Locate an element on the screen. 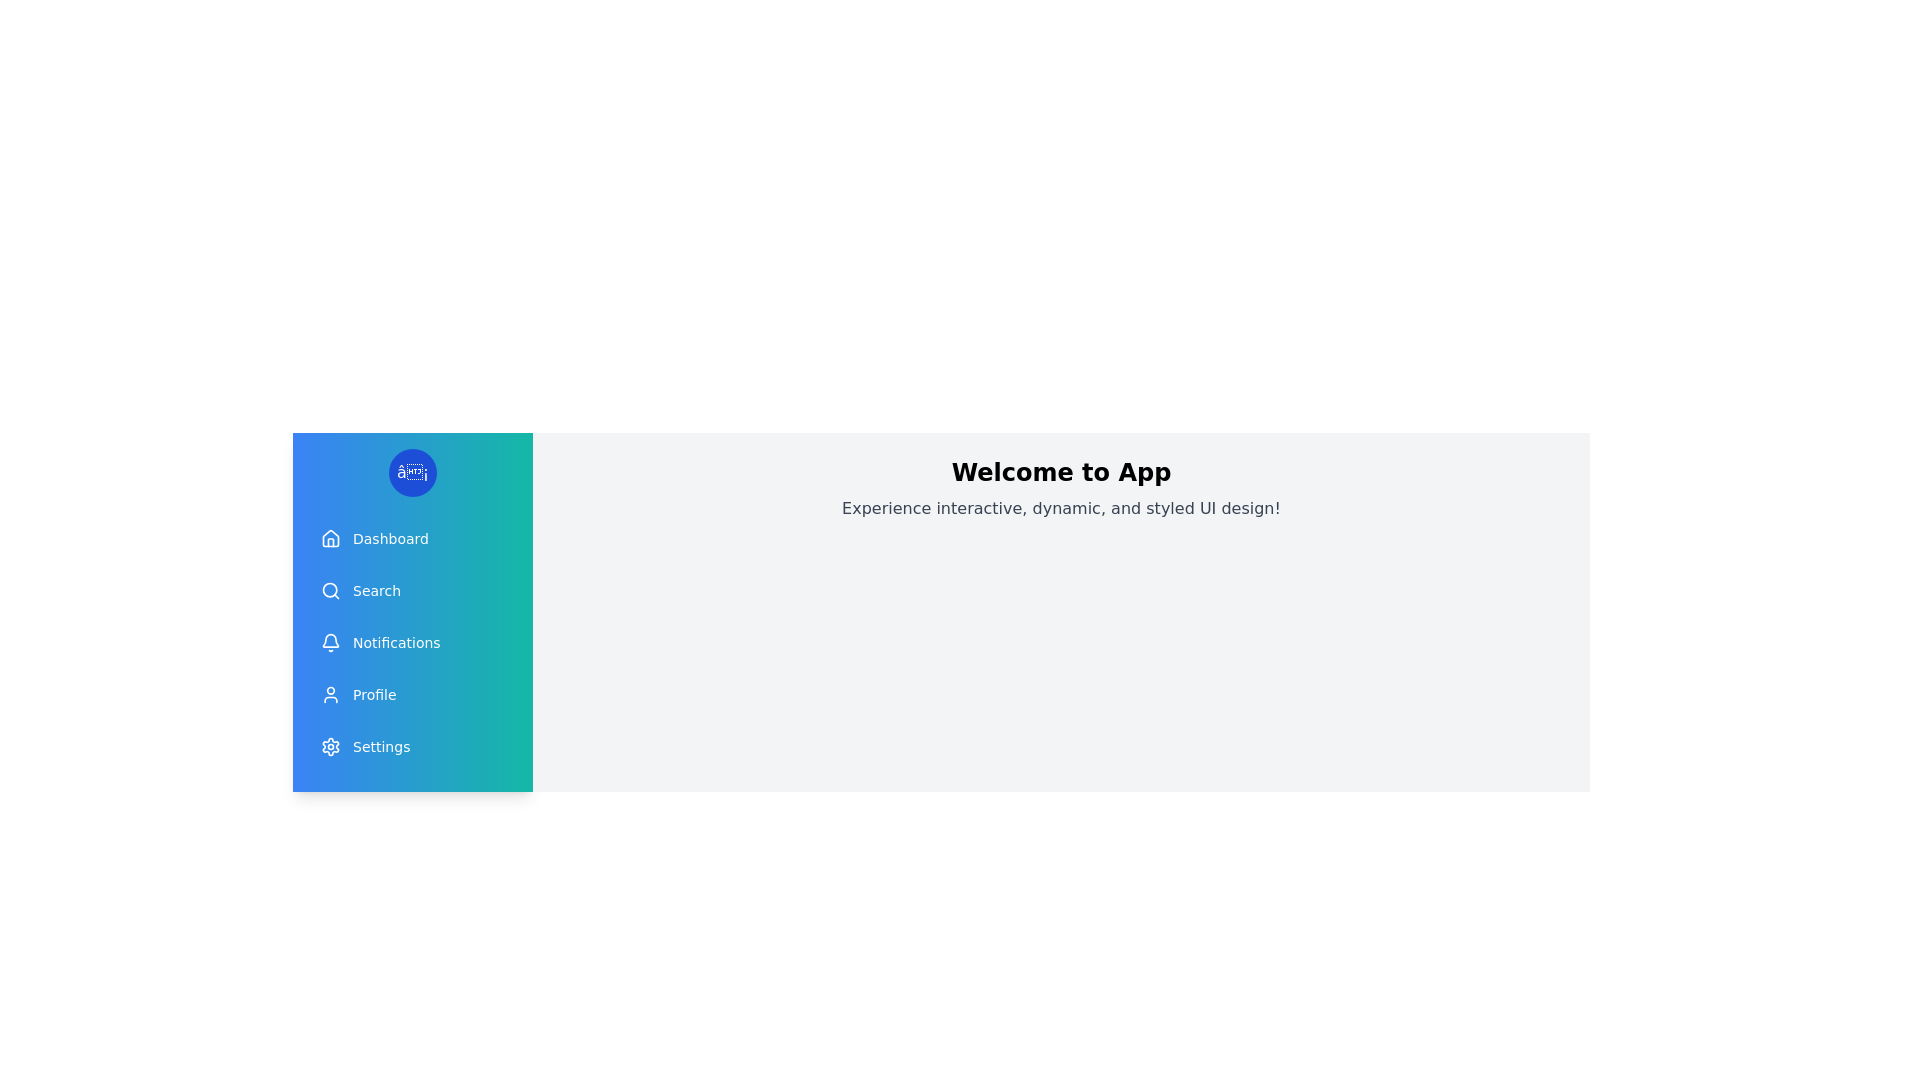 This screenshot has width=1920, height=1080. the menu item Profile to observe its hover effect is located at coordinates (411, 693).